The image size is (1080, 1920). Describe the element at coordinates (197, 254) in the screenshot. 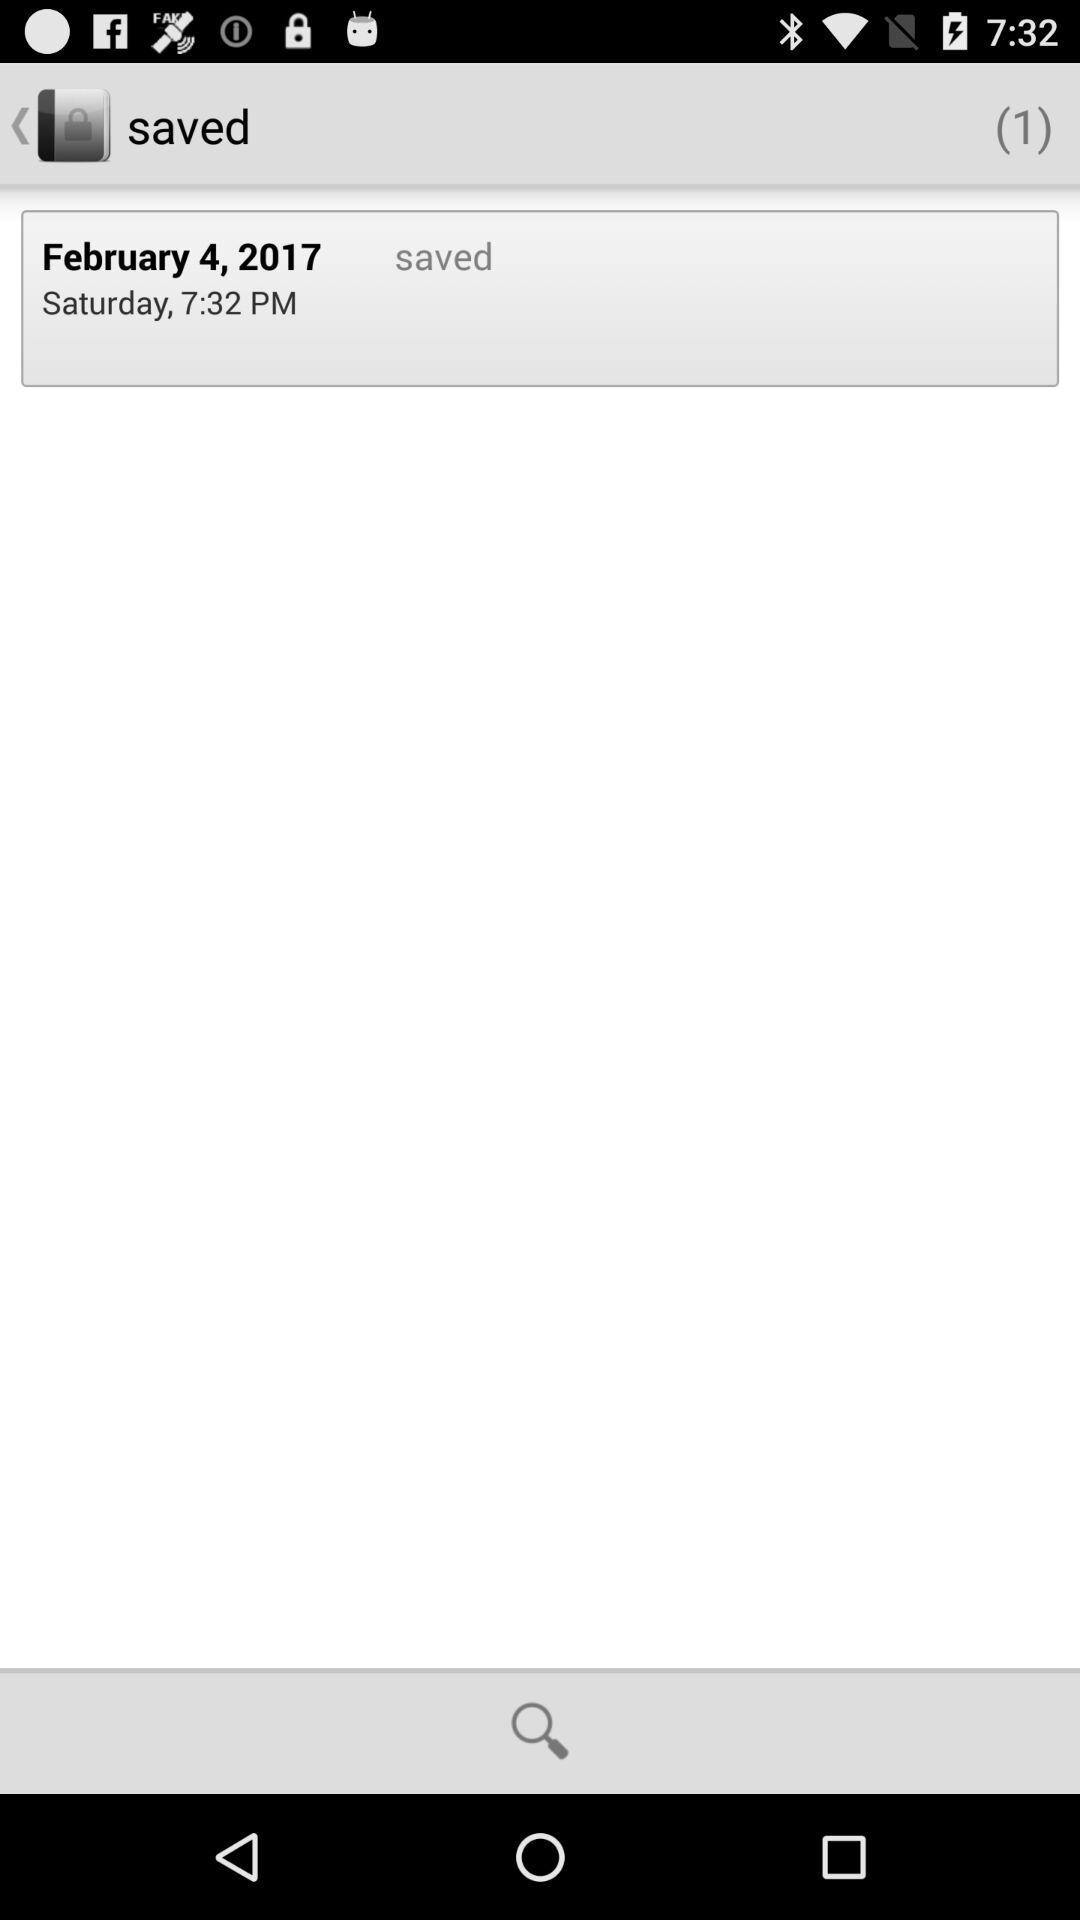

I see `app to the left of the saved icon` at that location.